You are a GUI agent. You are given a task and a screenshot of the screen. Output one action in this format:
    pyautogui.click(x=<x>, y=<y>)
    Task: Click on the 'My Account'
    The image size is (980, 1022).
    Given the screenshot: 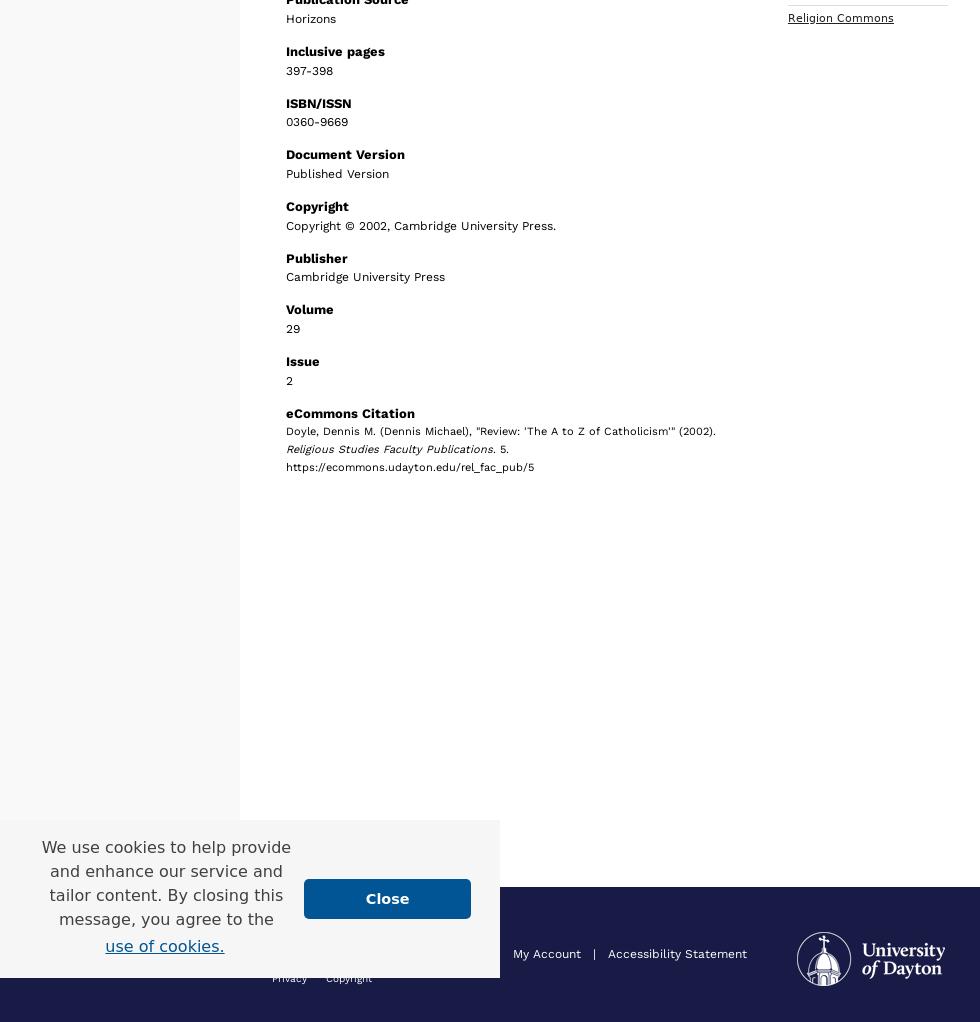 What is the action you would take?
    pyautogui.click(x=548, y=953)
    